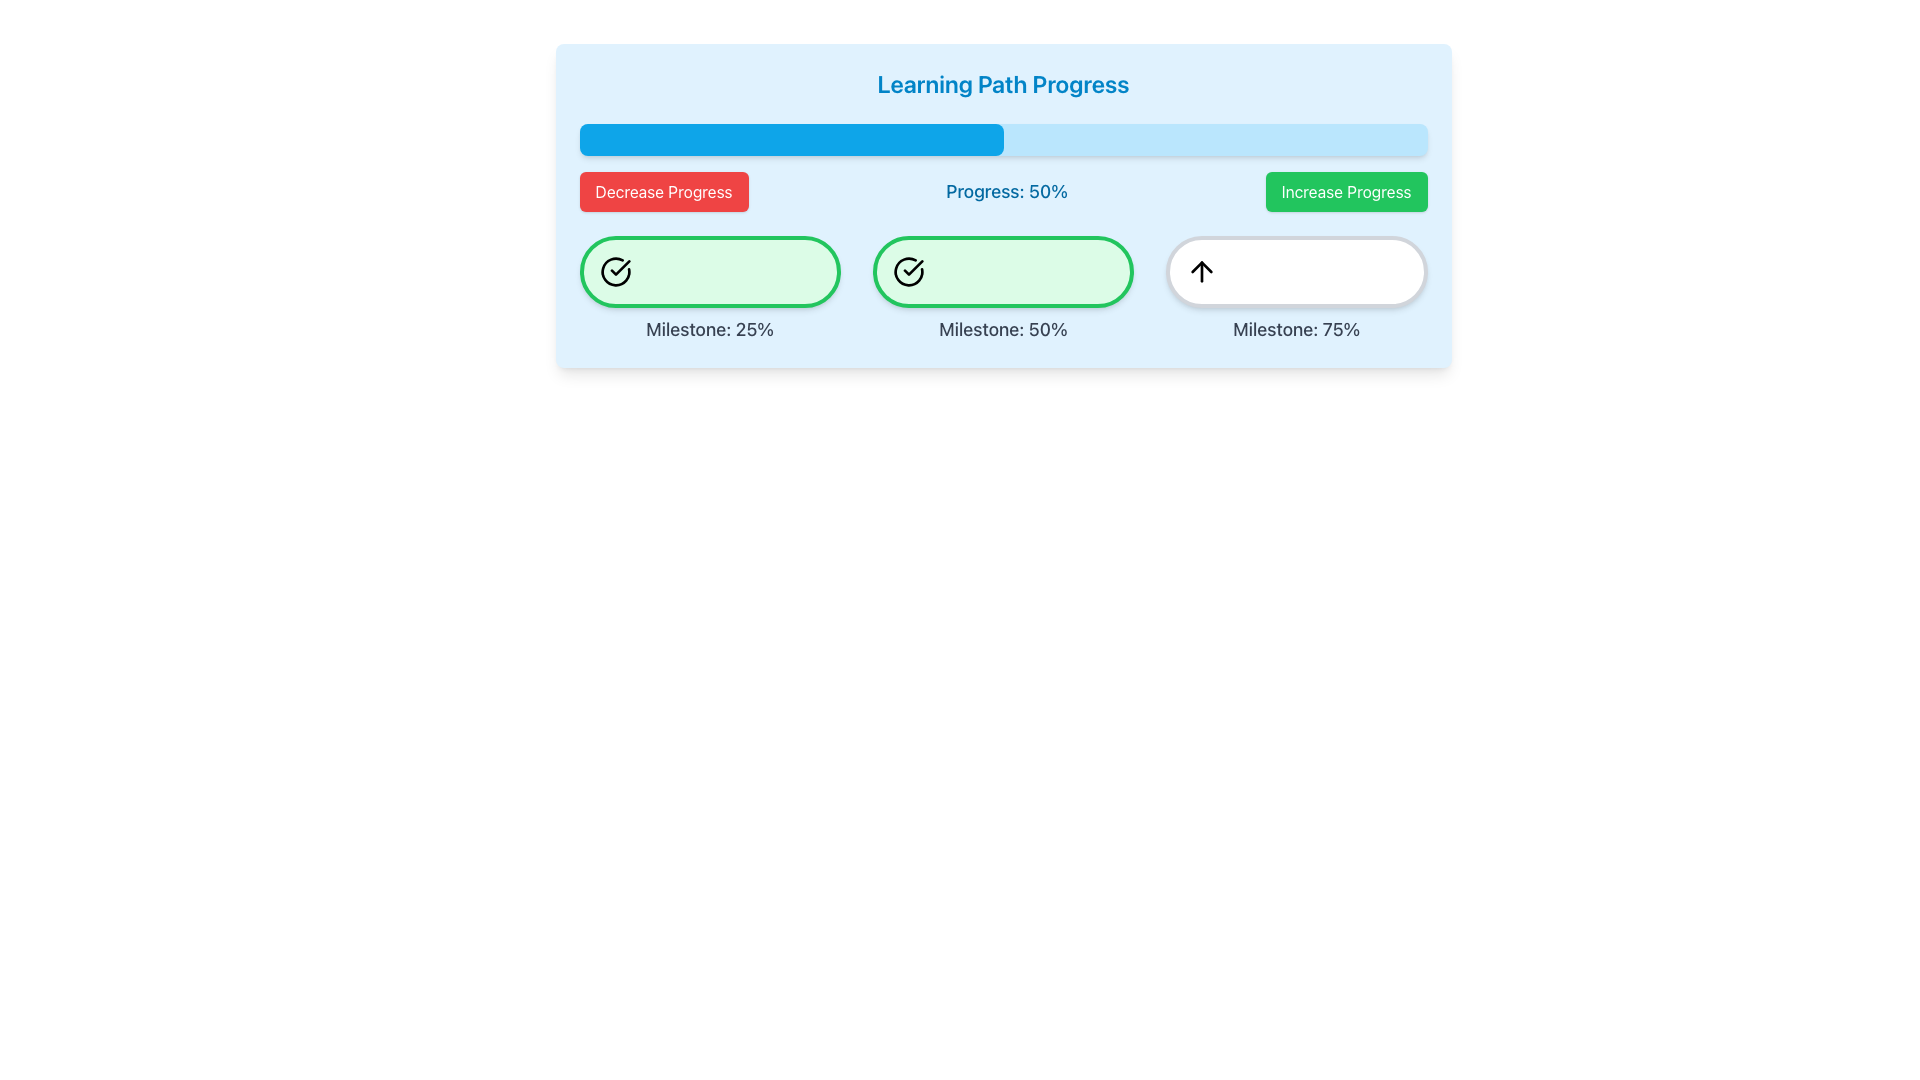 The height and width of the screenshot is (1080, 1920). What do you see at coordinates (1007, 192) in the screenshot?
I see `the progress value indicator label located near the center of the header panel between the 'Decrease Progress' and 'Increase Progress' buttons` at bounding box center [1007, 192].